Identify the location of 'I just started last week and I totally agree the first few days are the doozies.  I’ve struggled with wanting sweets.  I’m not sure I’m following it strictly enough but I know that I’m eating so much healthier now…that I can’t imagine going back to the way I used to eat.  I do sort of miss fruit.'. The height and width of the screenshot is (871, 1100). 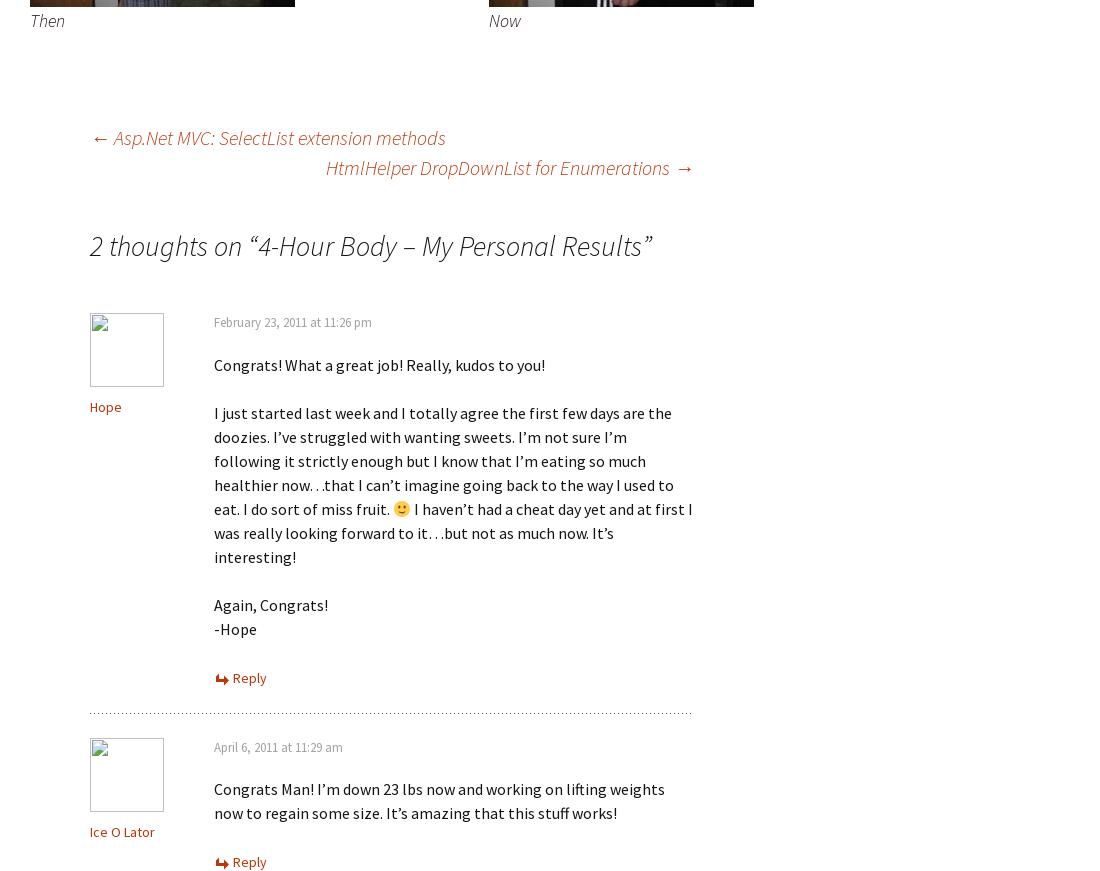
(213, 459).